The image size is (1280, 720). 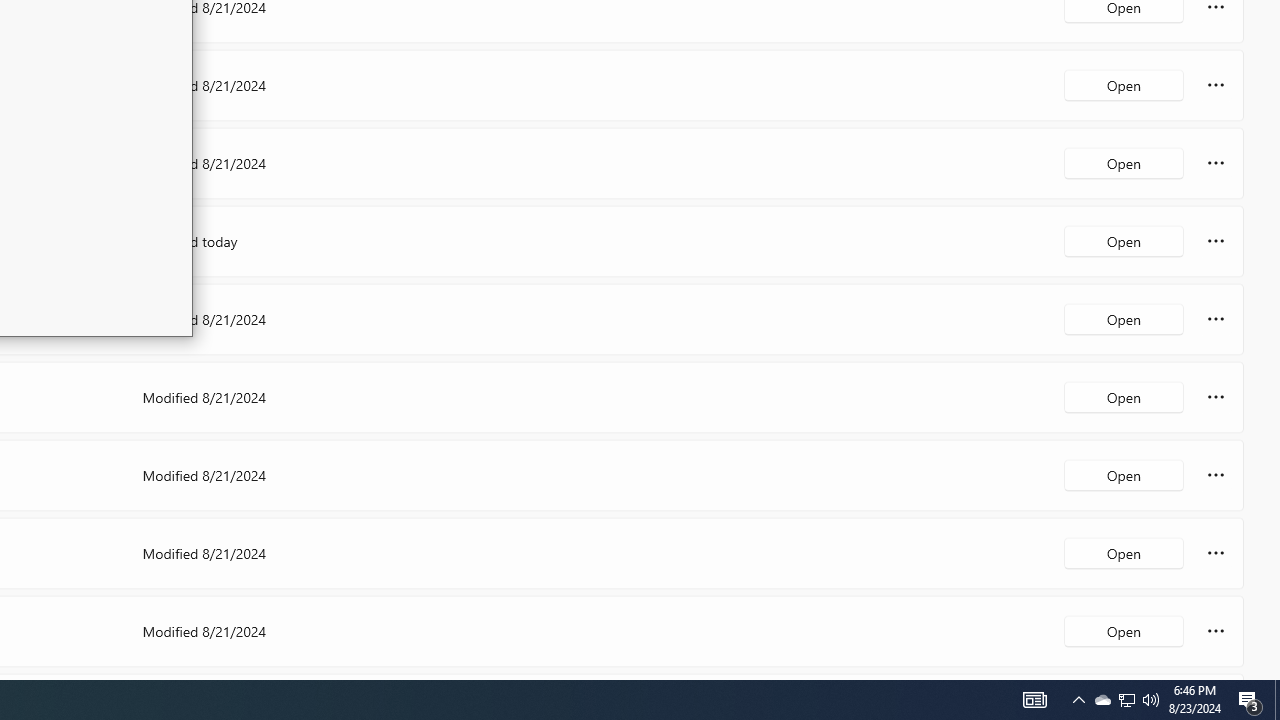 What do you see at coordinates (1078, 698) in the screenshot?
I see `'Notification Chevron'` at bounding box center [1078, 698].